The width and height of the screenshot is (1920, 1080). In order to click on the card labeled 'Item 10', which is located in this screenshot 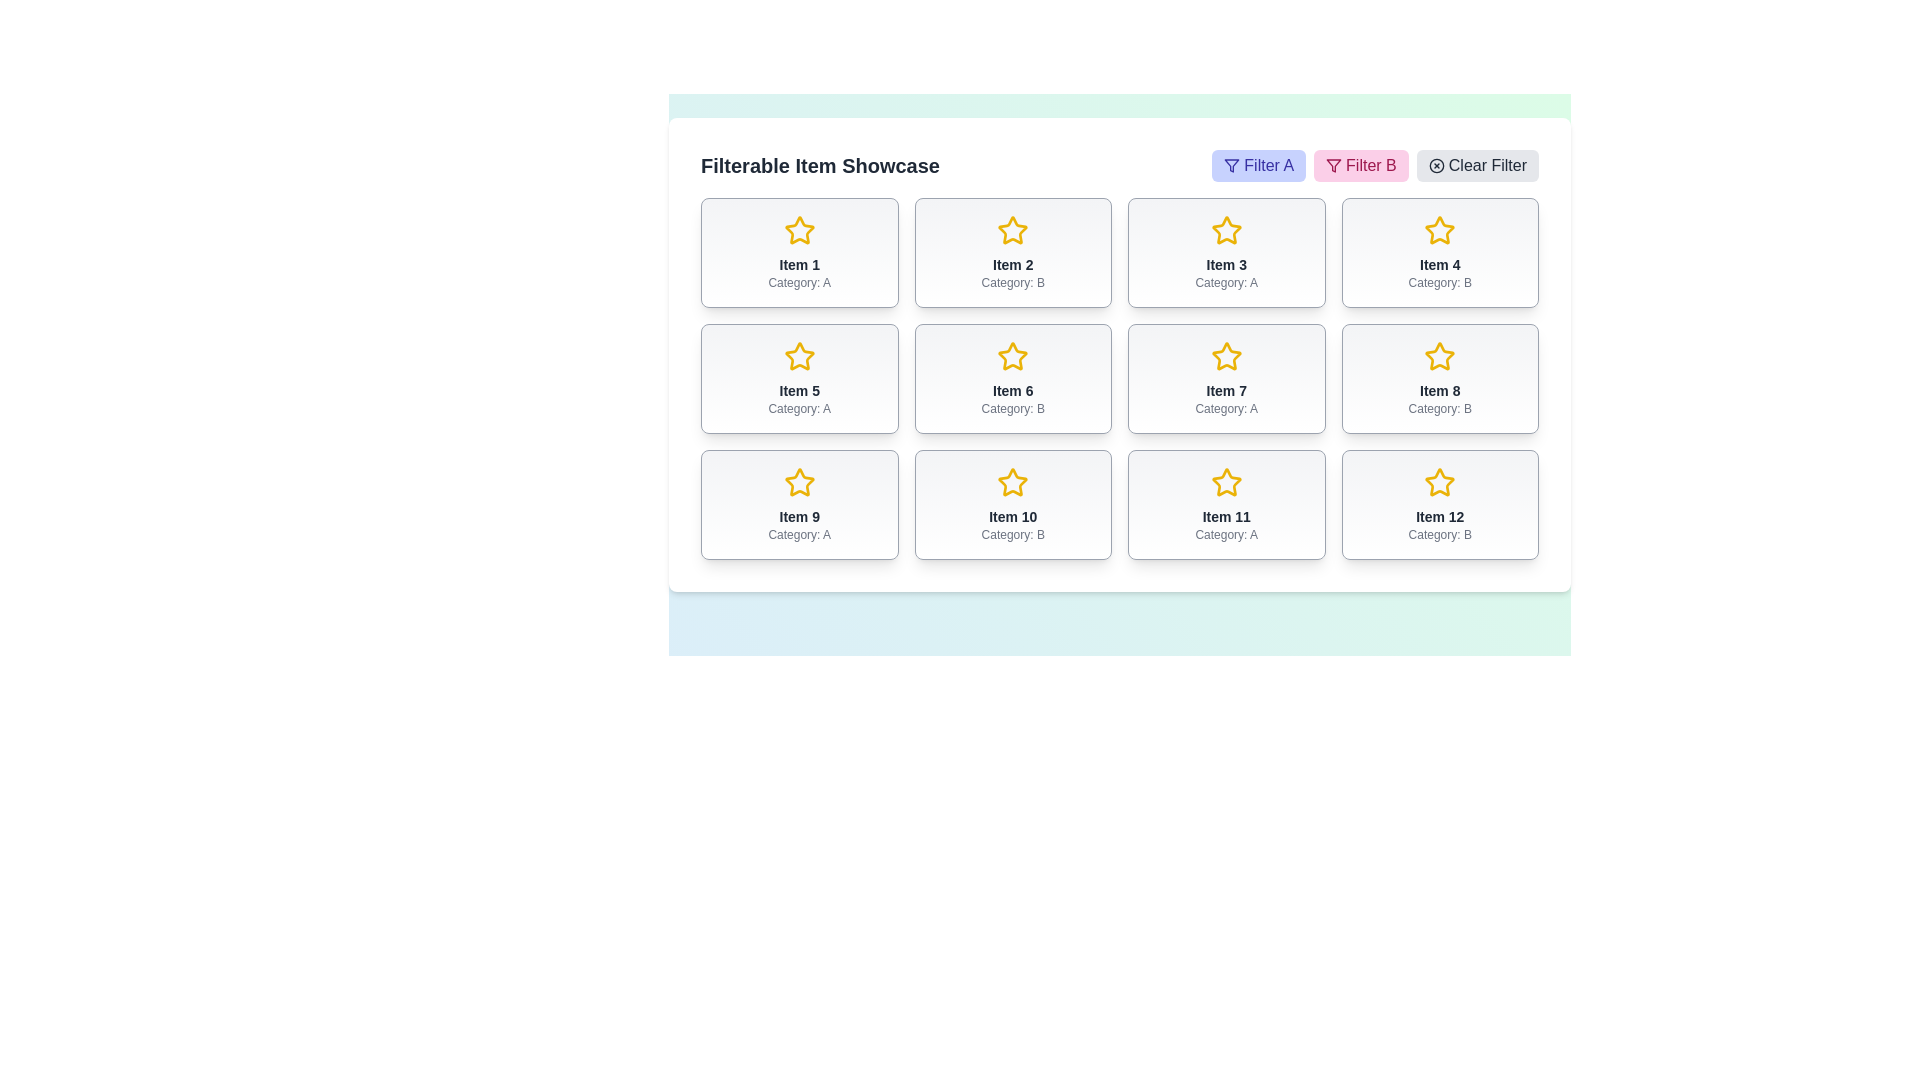, I will do `click(1013, 504)`.